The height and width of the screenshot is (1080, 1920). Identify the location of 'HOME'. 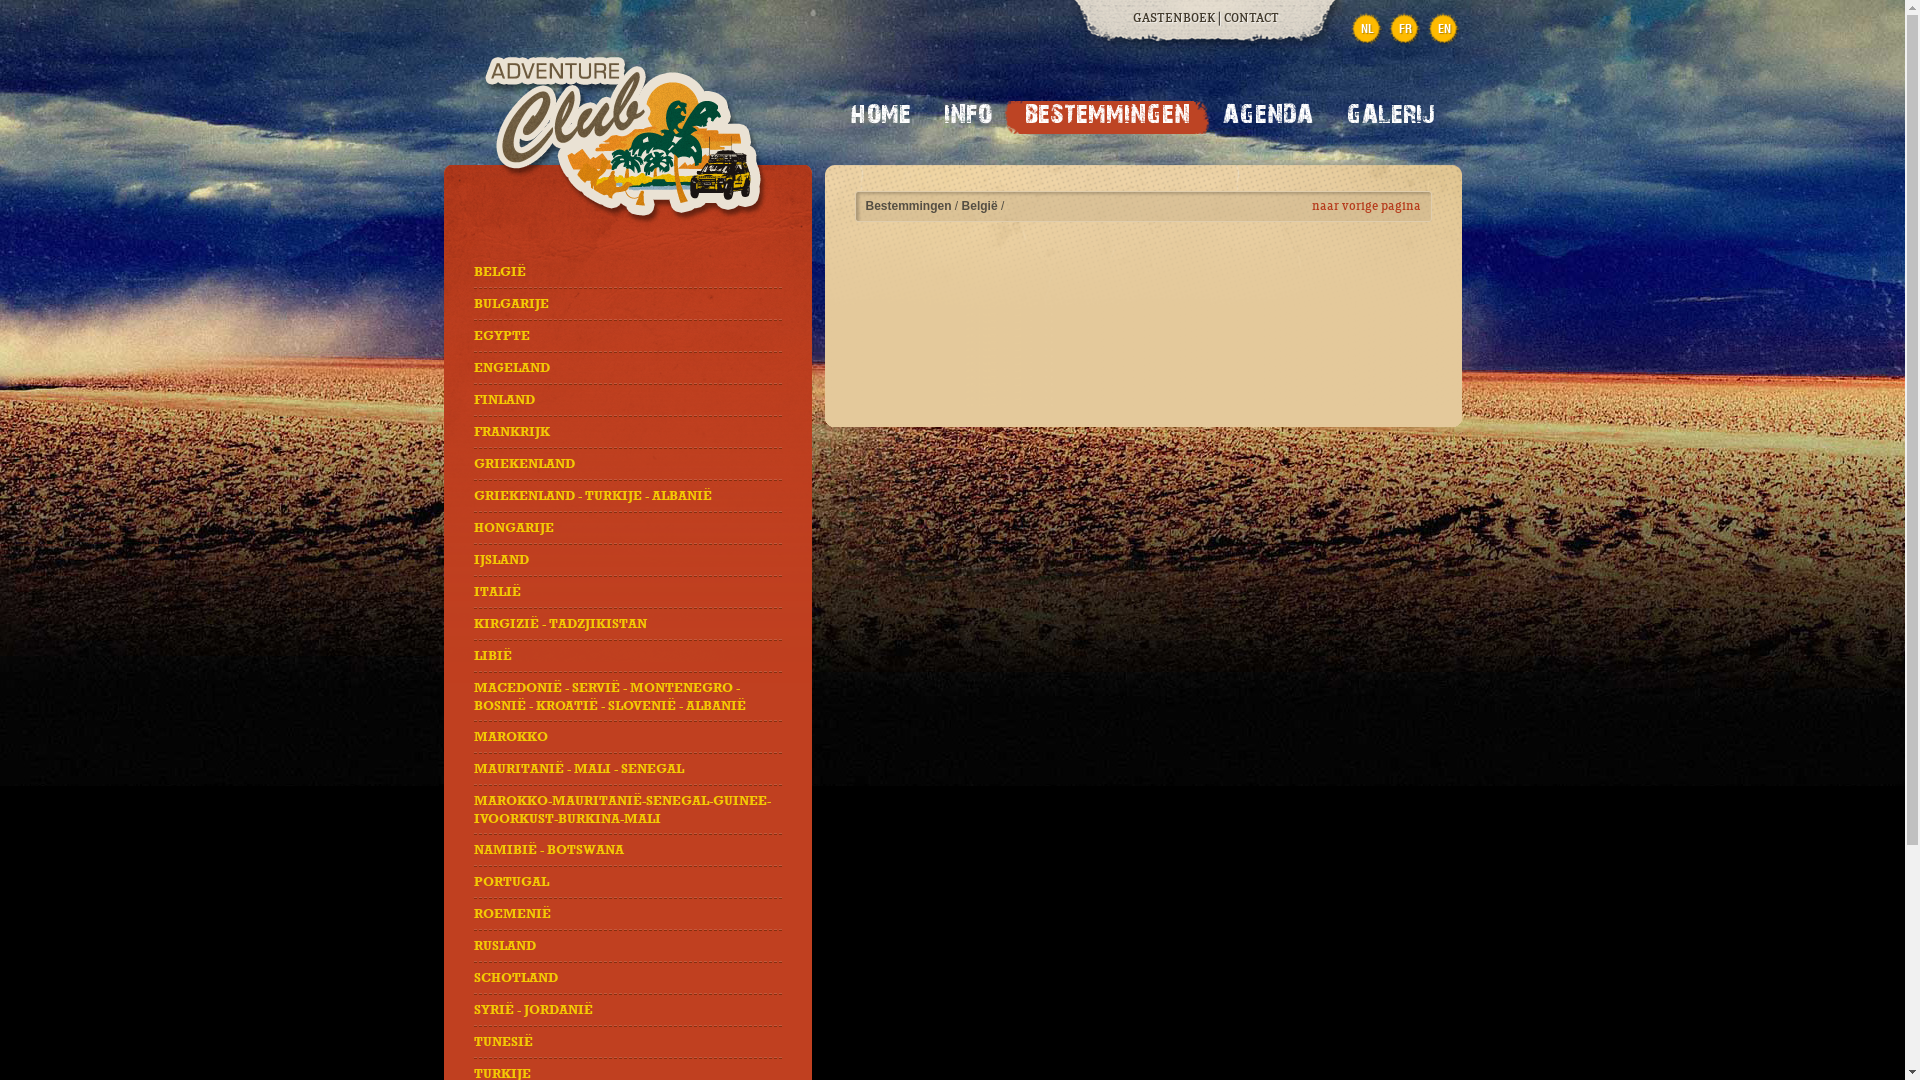
(880, 117).